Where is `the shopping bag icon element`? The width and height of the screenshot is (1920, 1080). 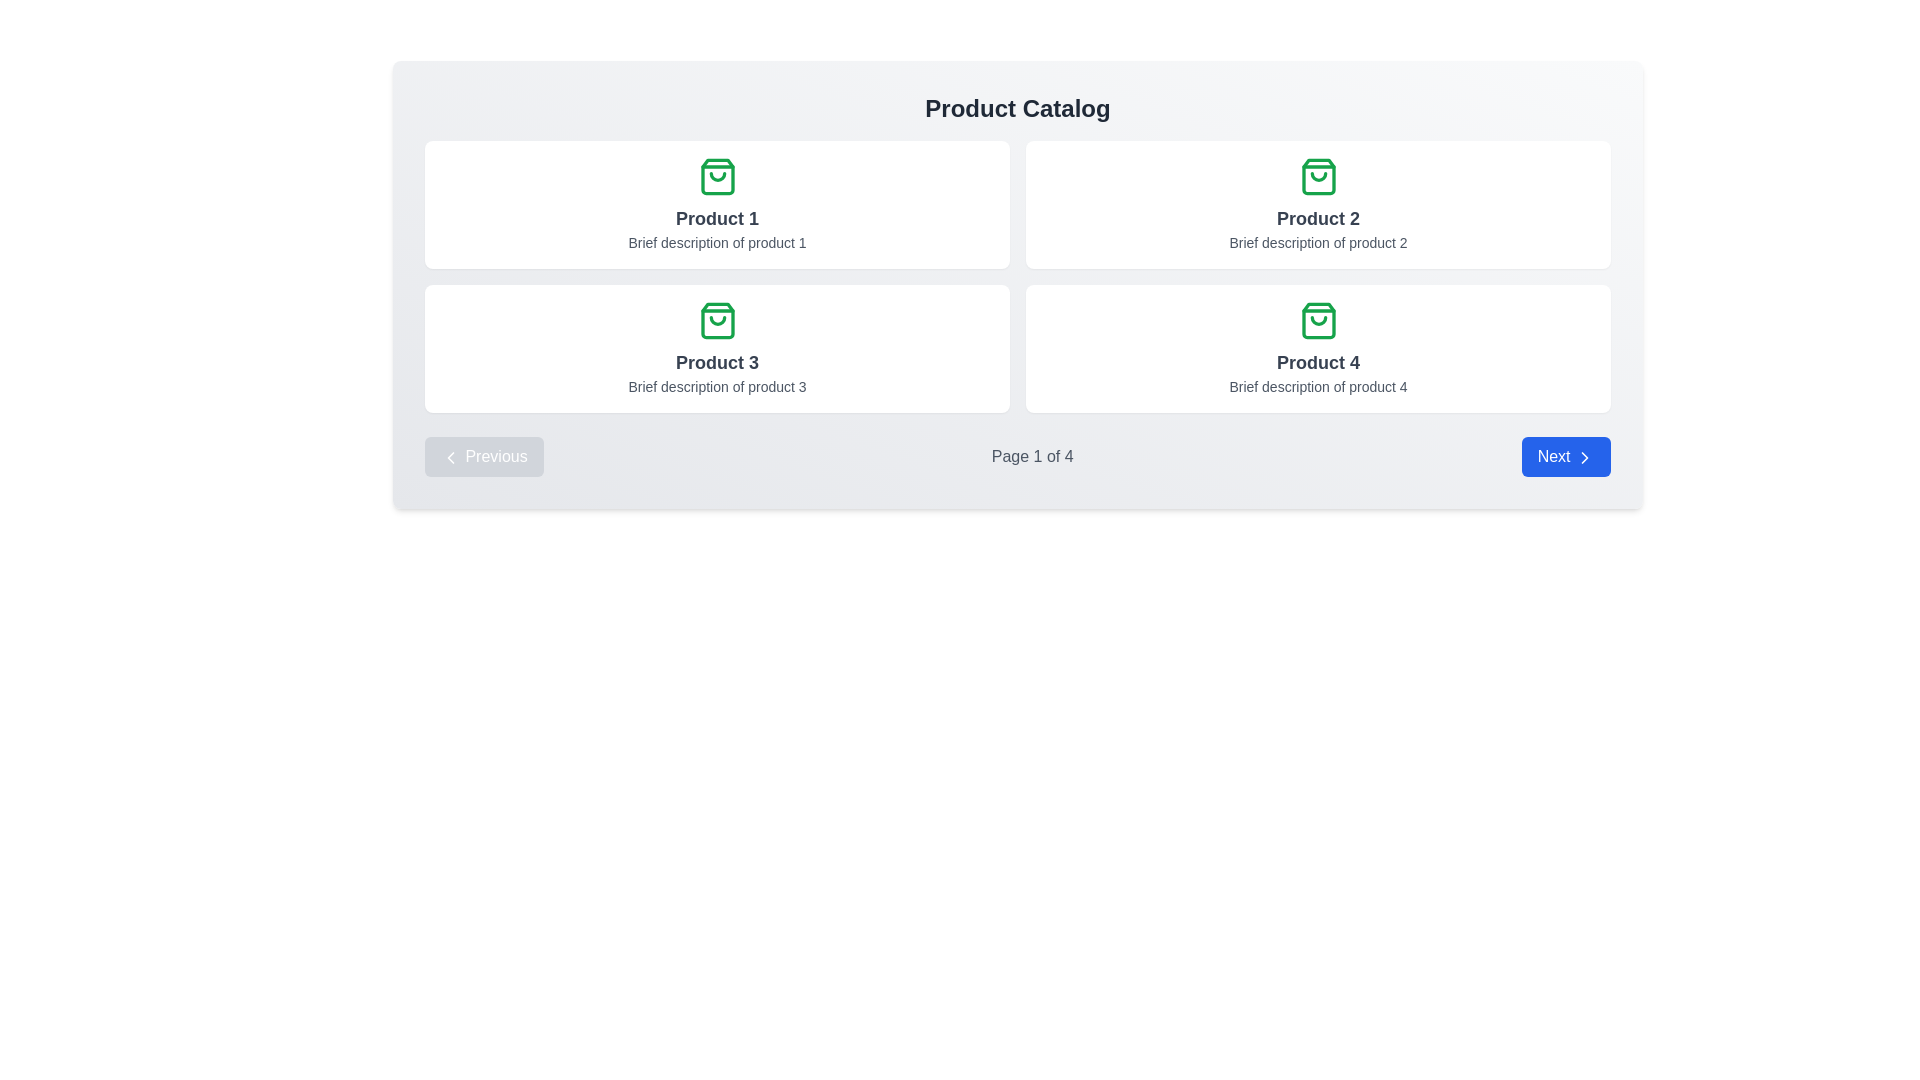 the shopping bag icon element is located at coordinates (717, 319).